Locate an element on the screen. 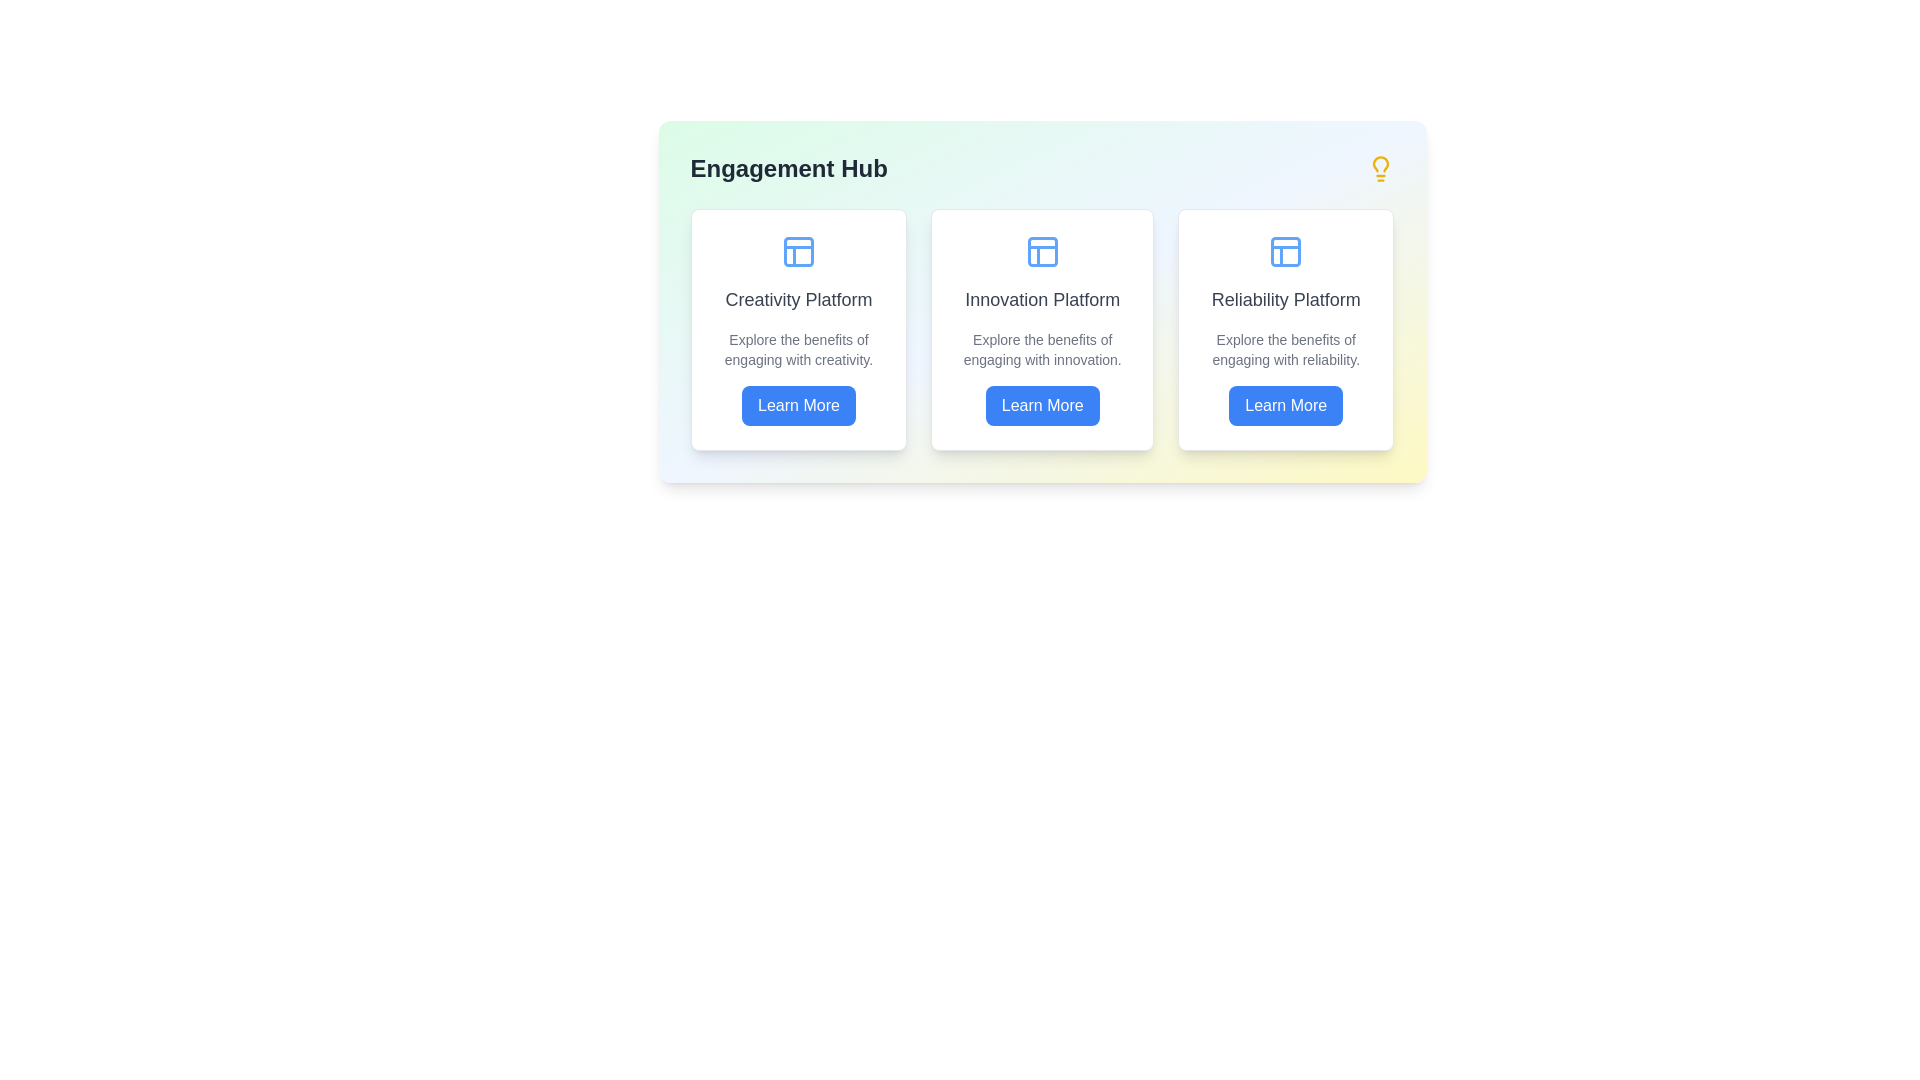 The image size is (1920, 1080). the decorative icon associated with the 'Creativity Platform' card, positioned at the top center of the card, above the text and button elements is located at coordinates (797, 250).